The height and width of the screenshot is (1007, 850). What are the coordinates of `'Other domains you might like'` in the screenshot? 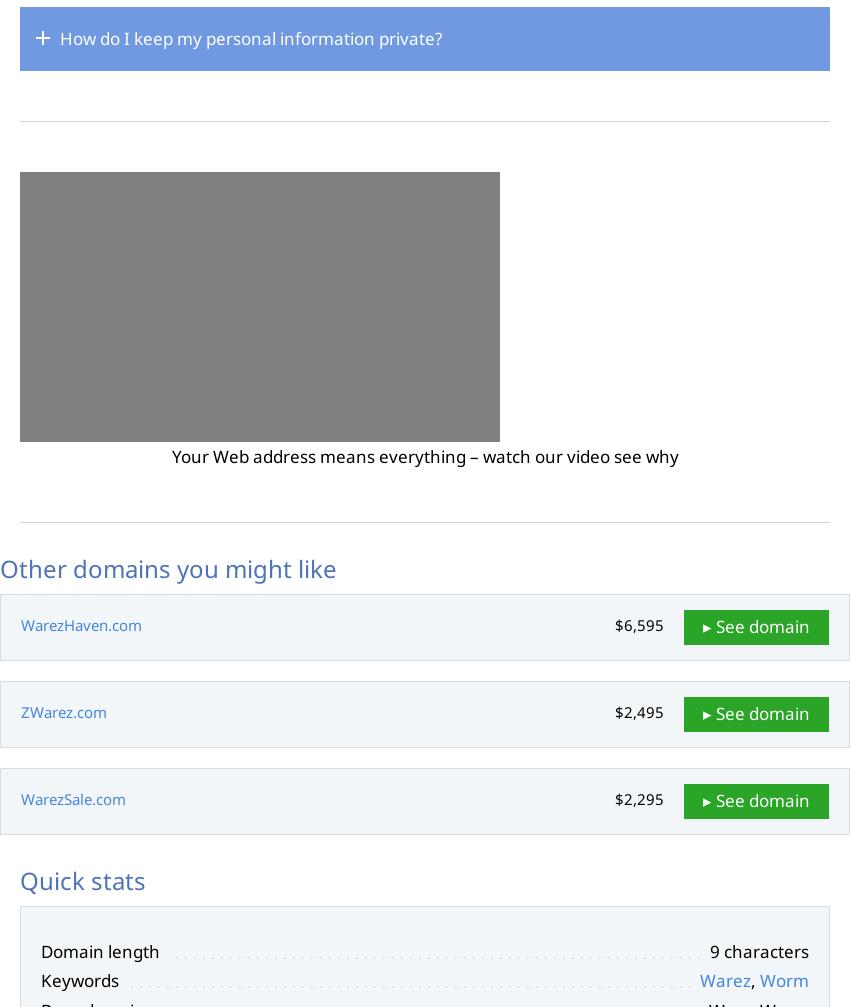 It's located at (168, 566).